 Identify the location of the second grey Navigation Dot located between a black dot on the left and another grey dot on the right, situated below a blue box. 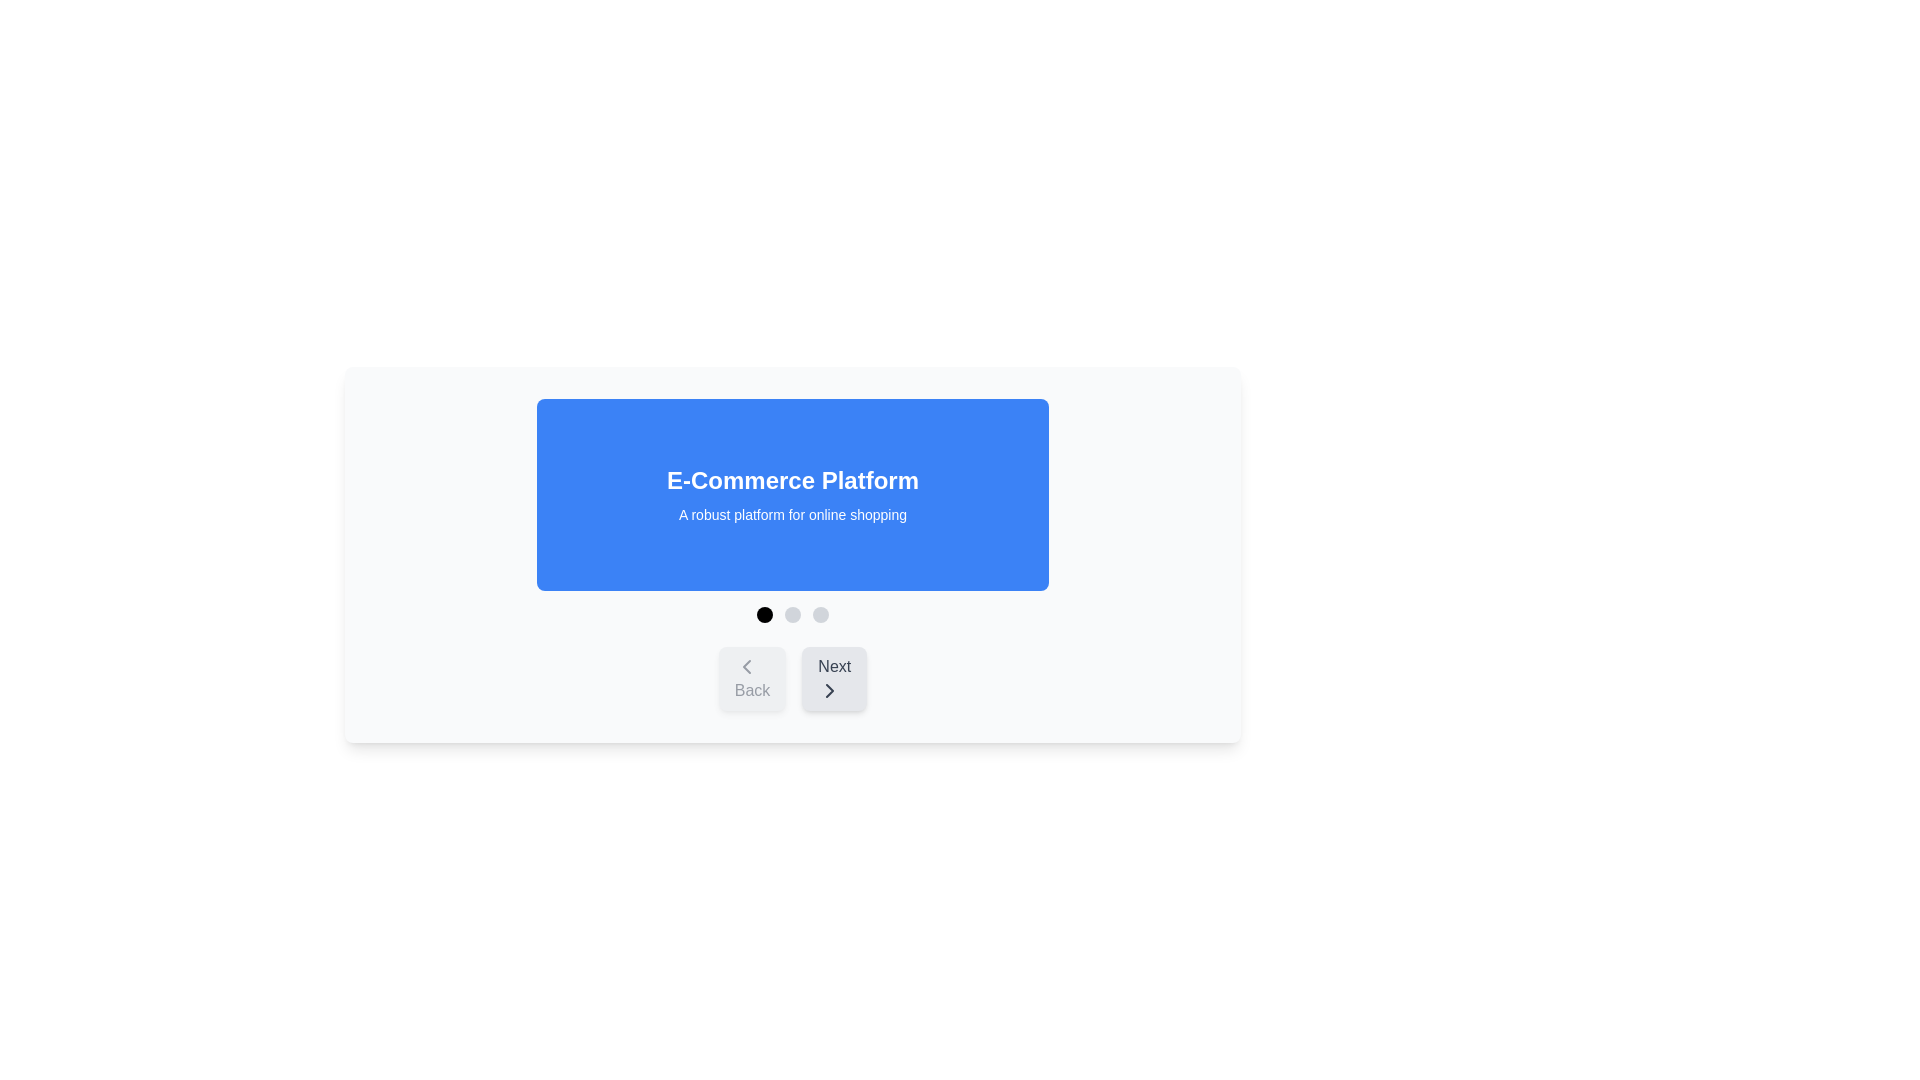
(791, 613).